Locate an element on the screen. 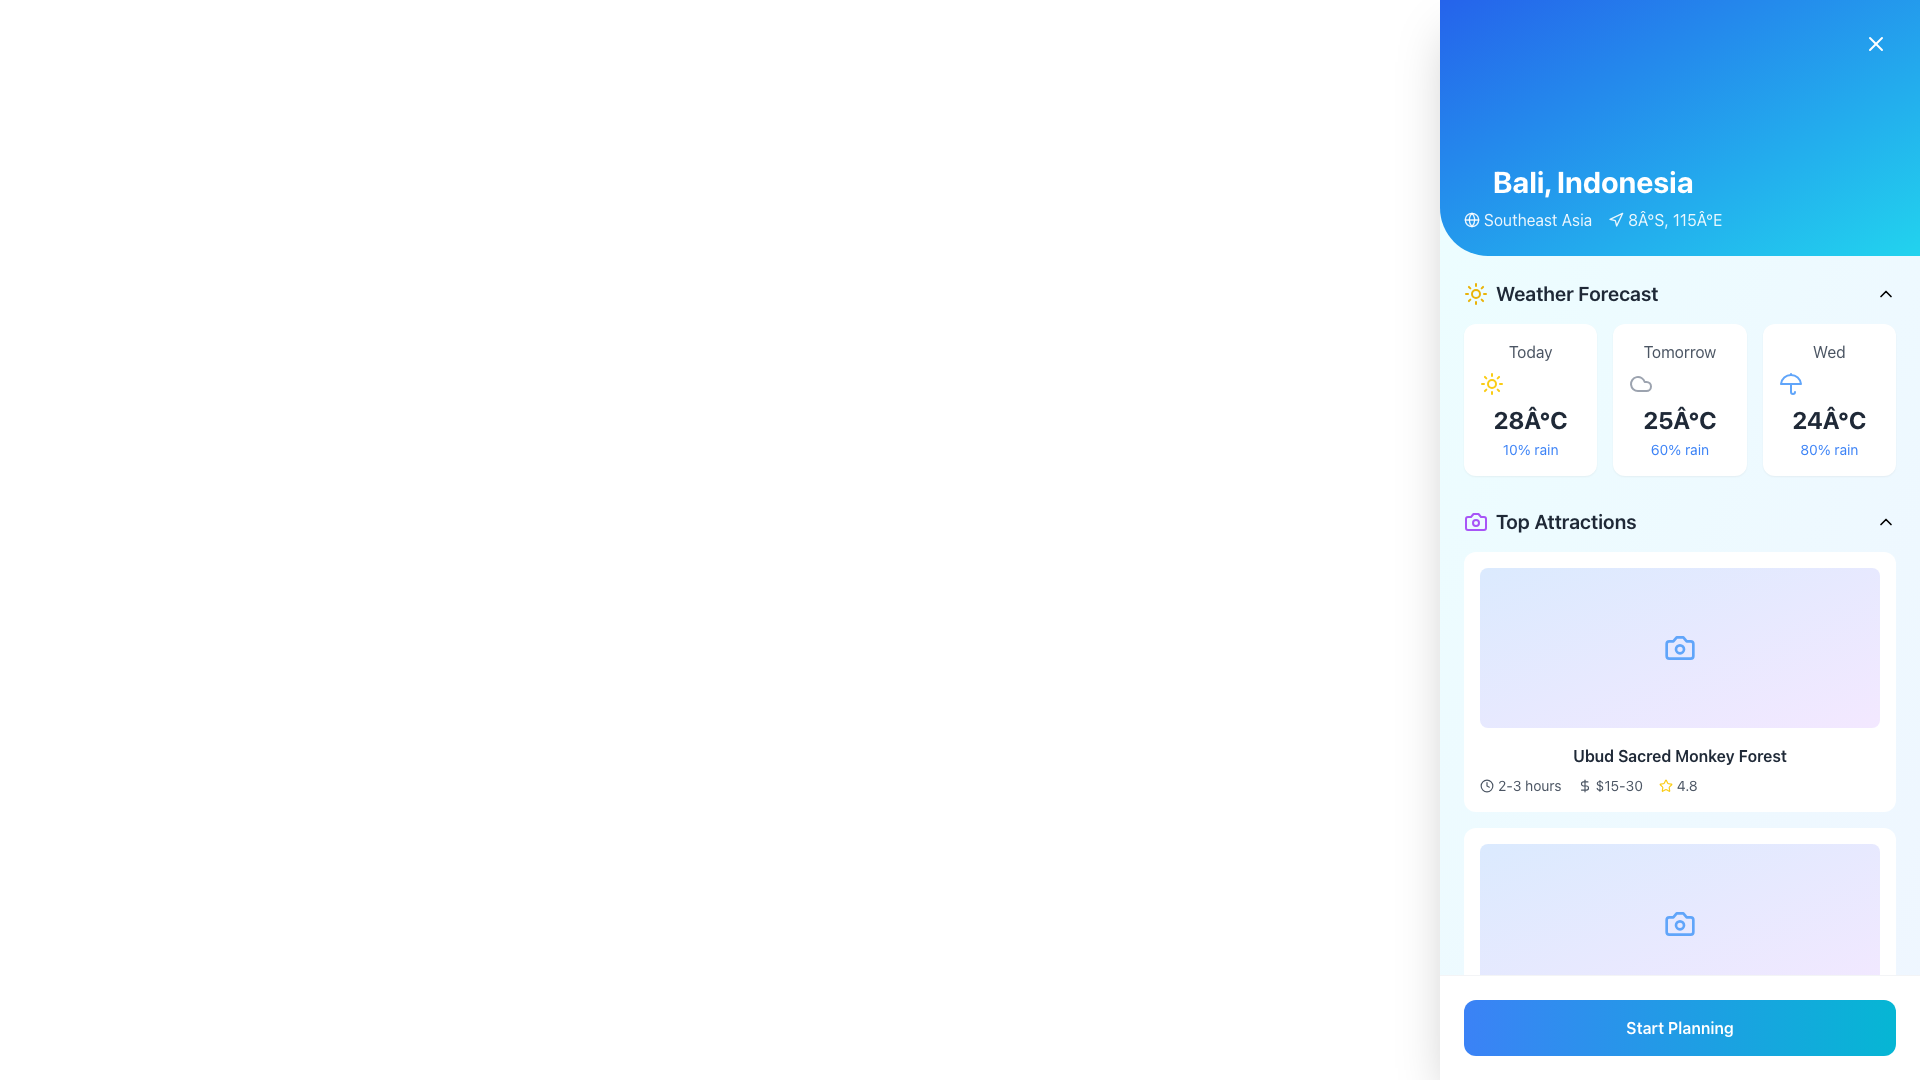 The width and height of the screenshot is (1920, 1080). the text element that represents the estimated duration of an activity or visit, indicating a time range of 2 to 3 hours is located at coordinates (1520, 785).